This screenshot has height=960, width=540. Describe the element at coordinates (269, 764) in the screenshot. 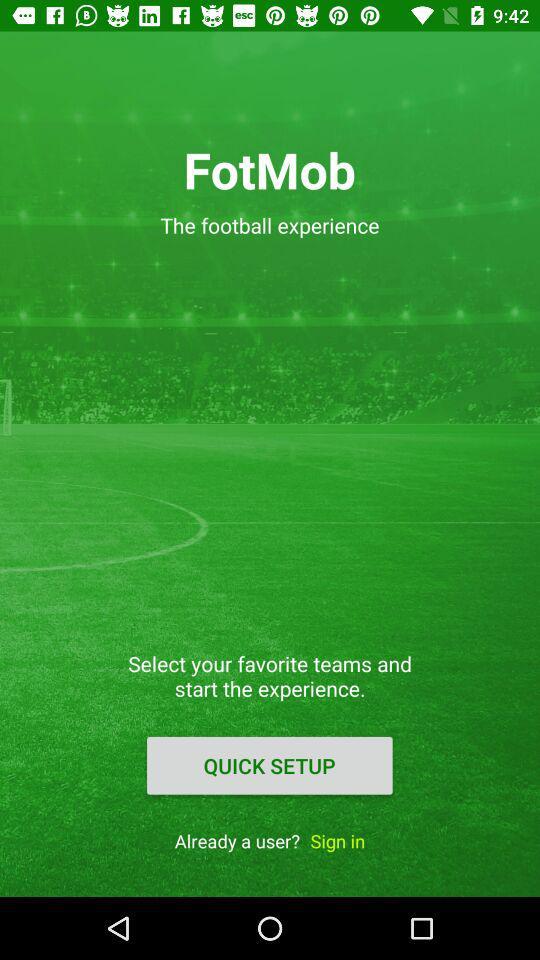

I see `item above already a user? icon` at that location.